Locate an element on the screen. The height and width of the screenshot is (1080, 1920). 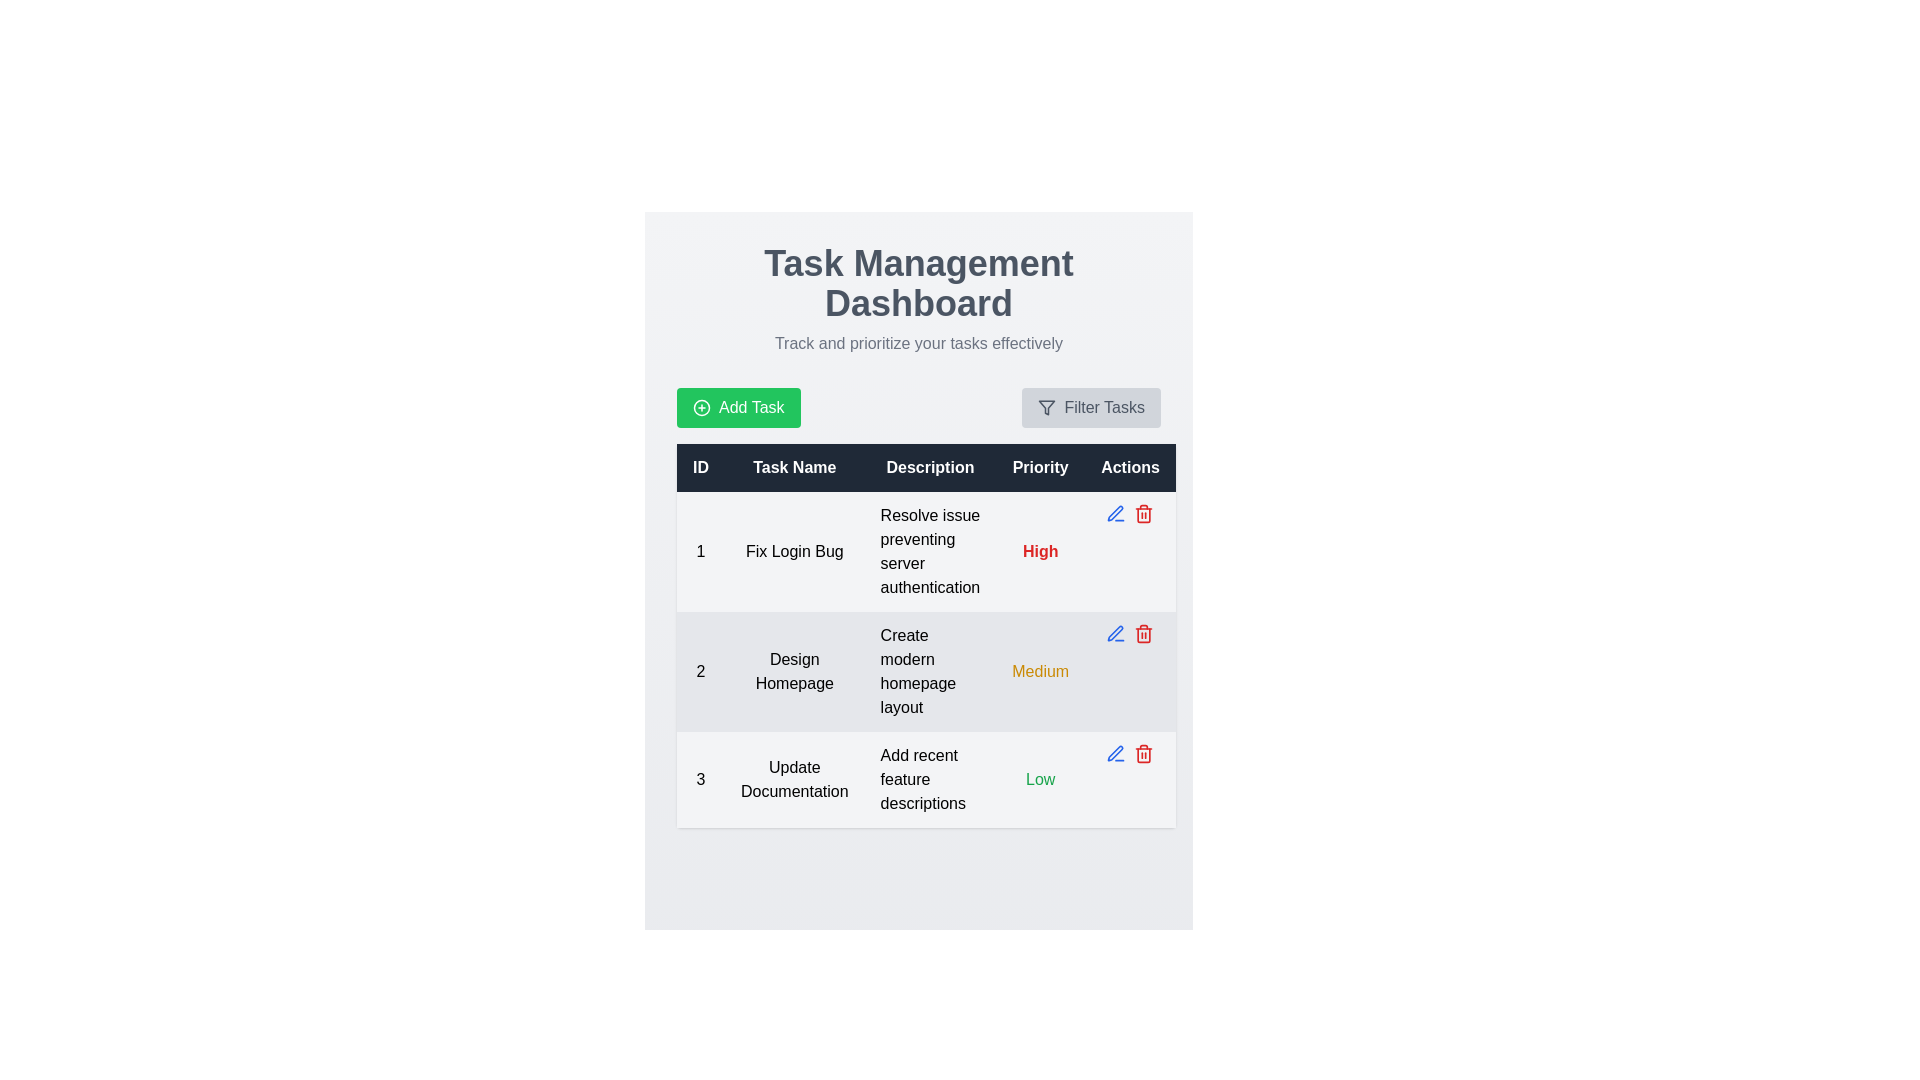
the table header cell labeled 'ID', which is styled in white font on a dark background and is the first column header in the table is located at coordinates (700, 467).